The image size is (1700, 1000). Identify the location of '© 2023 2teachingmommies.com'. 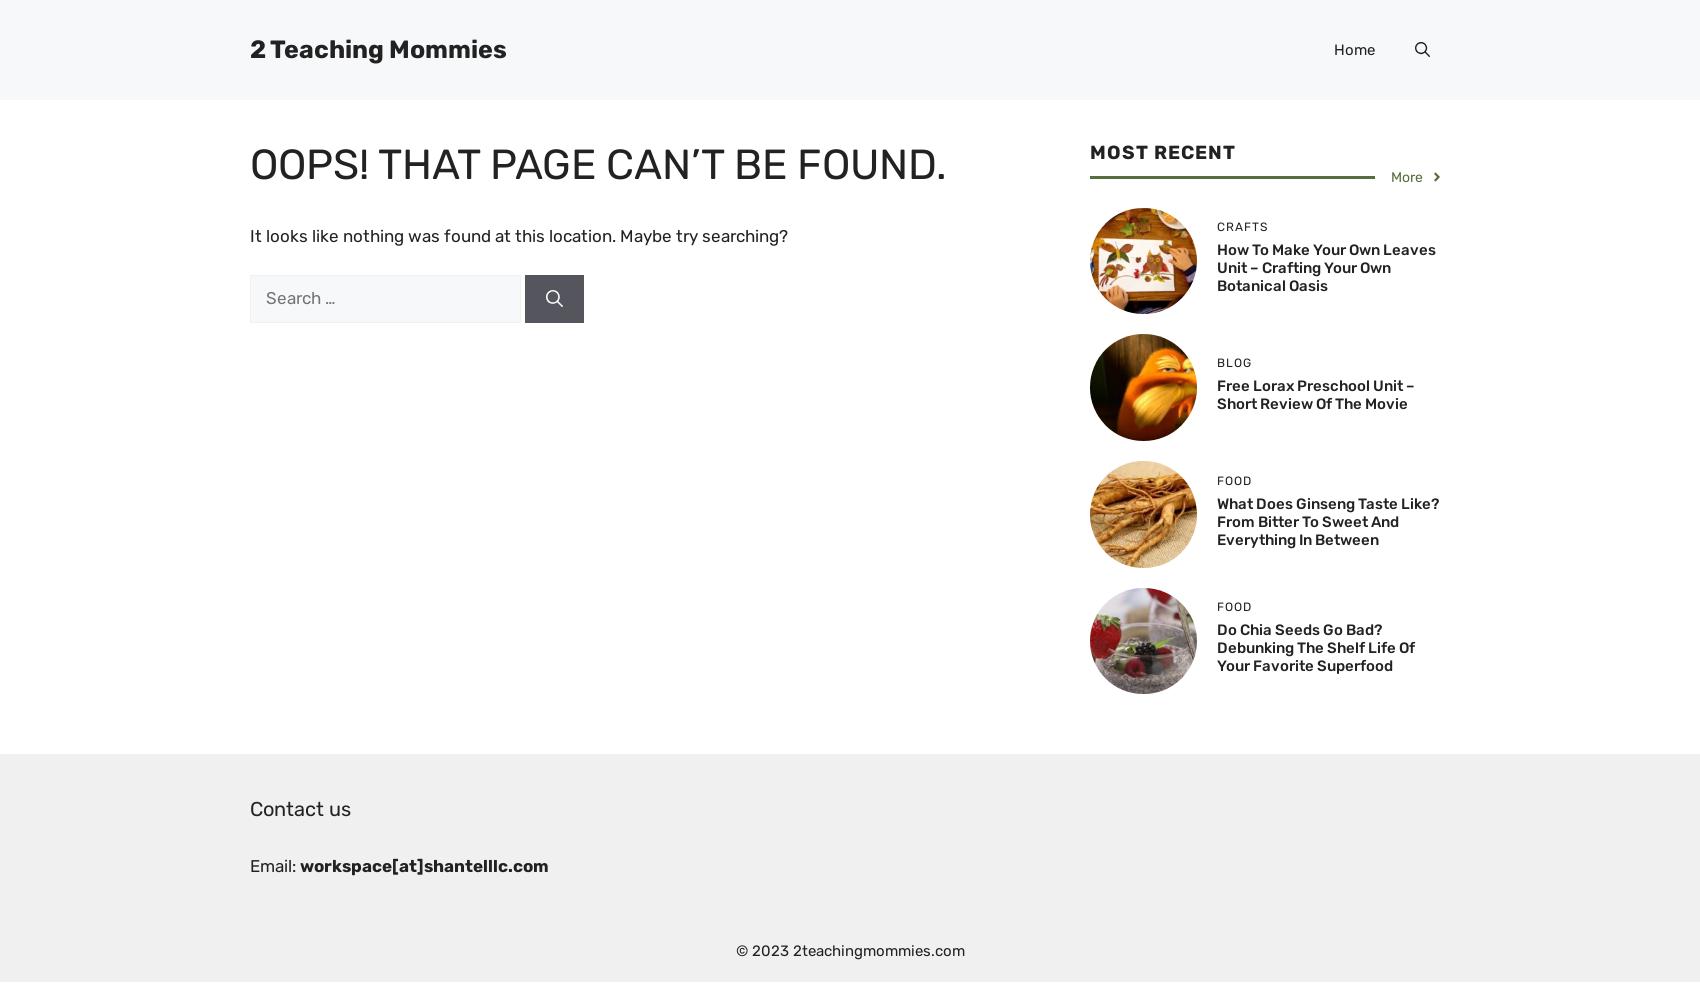
(848, 949).